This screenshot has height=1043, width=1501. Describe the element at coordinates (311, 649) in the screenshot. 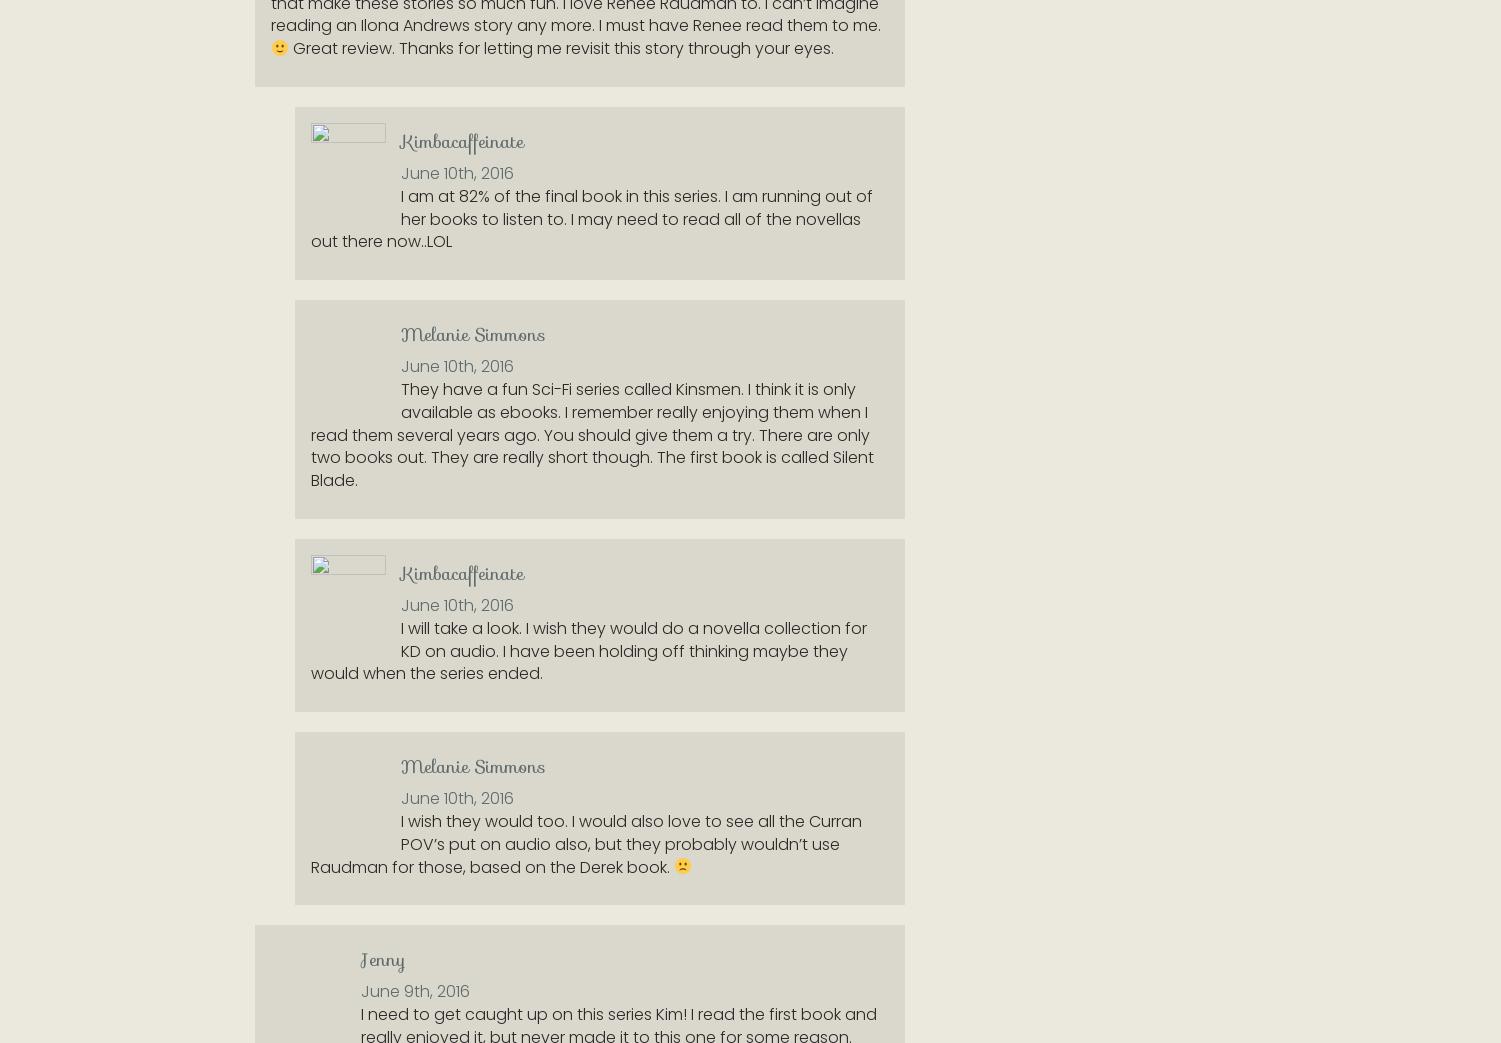

I see `'I will take a look. I wish they would do a novella collection for KD on audio. I have been holding off thinking maybe they would when the series ended.'` at that location.